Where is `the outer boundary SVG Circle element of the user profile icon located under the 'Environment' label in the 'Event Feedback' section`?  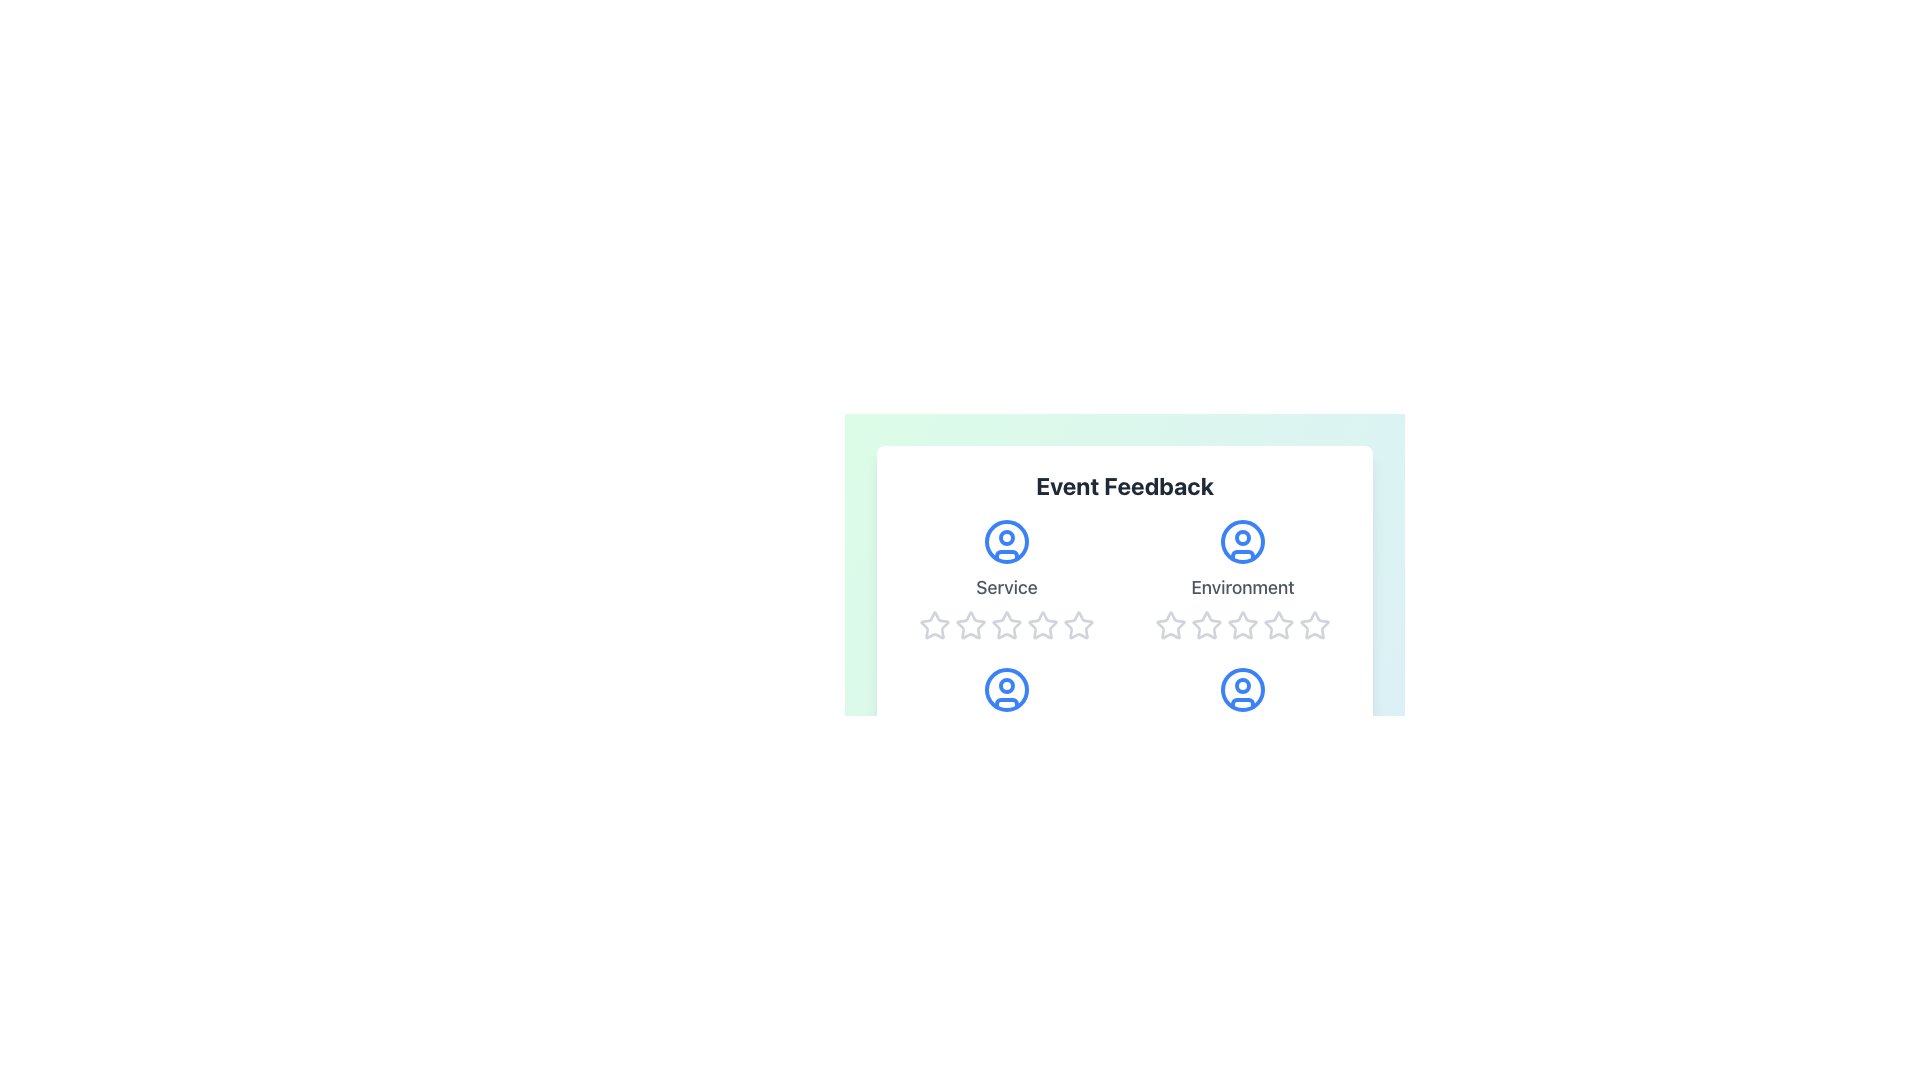 the outer boundary SVG Circle element of the user profile icon located under the 'Environment' label in the 'Event Feedback' section is located at coordinates (1242, 542).